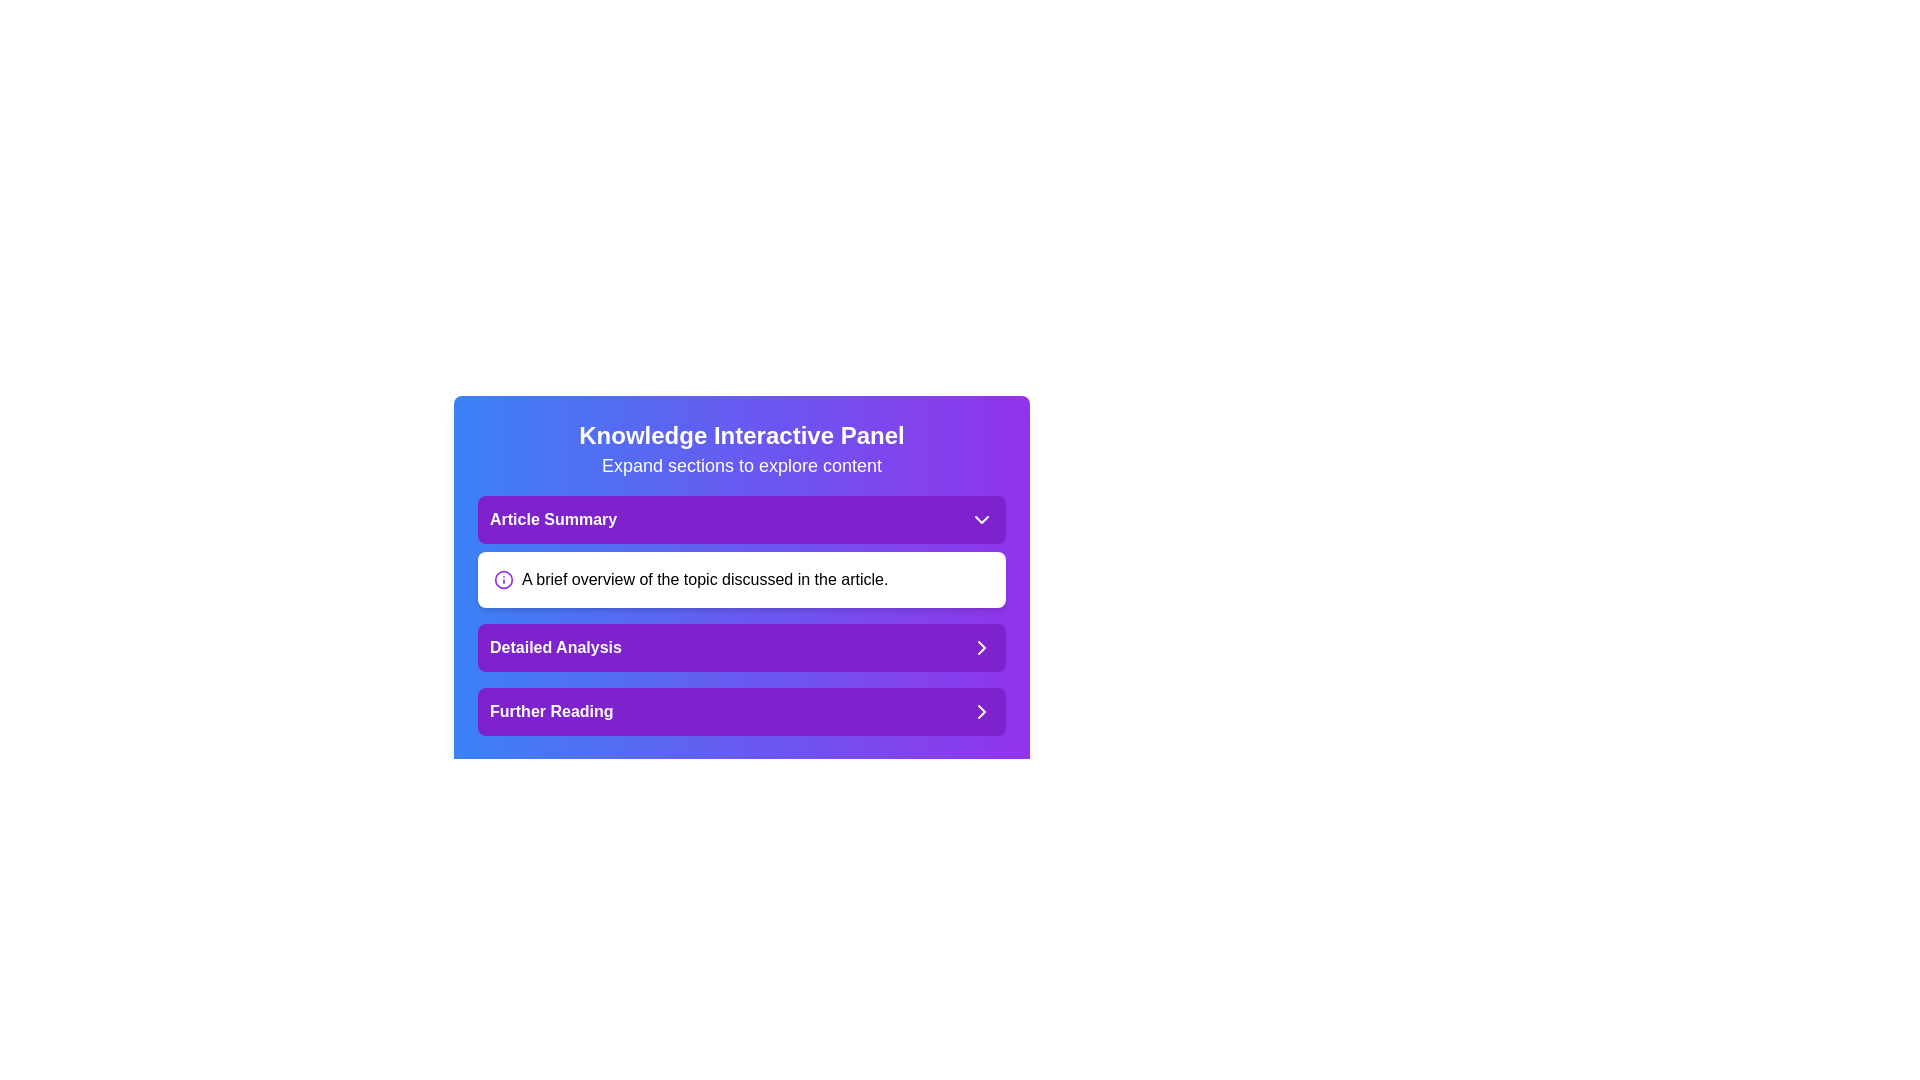 Image resolution: width=1920 pixels, height=1080 pixels. Describe the element at coordinates (741, 711) in the screenshot. I see `the clickable button located in the 'Knowledge Interactive Panel' that activates a shadow effect` at that location.